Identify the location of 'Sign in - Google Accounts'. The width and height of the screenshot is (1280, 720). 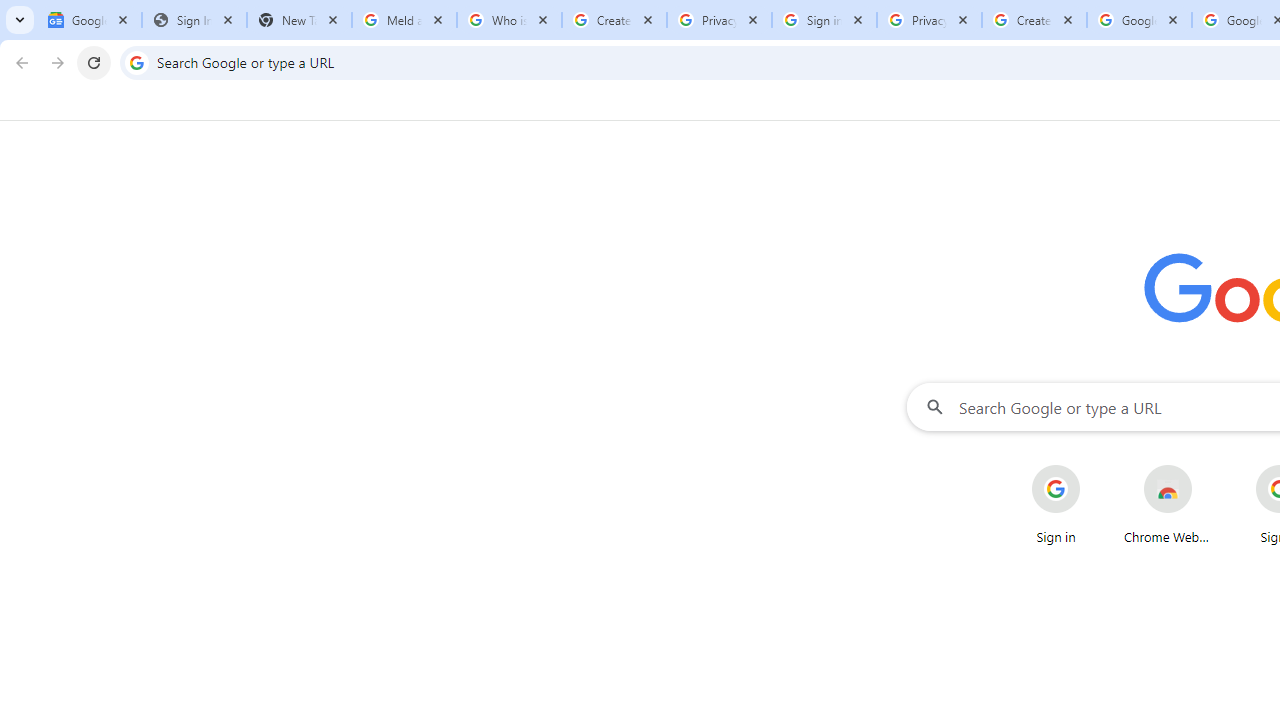
(824, 20).